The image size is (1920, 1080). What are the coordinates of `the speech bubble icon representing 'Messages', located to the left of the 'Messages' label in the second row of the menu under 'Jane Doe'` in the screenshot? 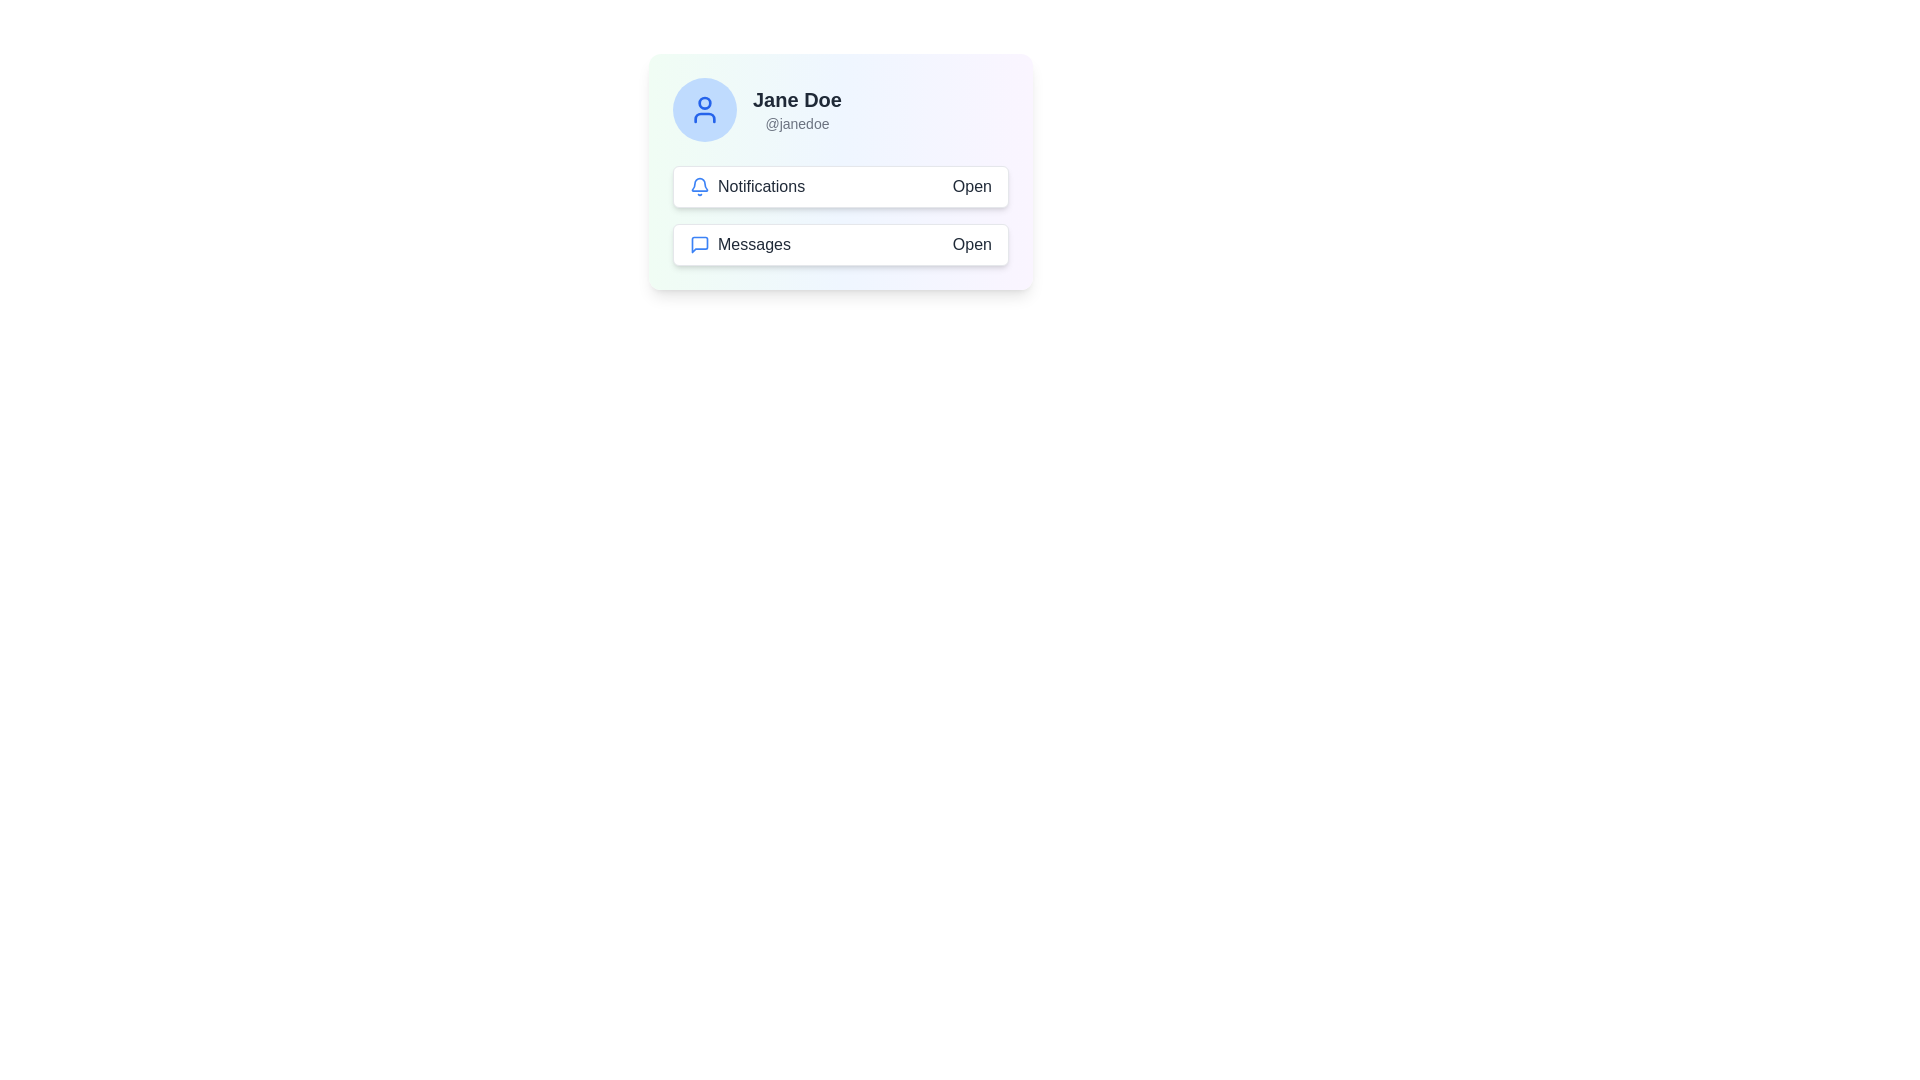 It's located at (700, 244).